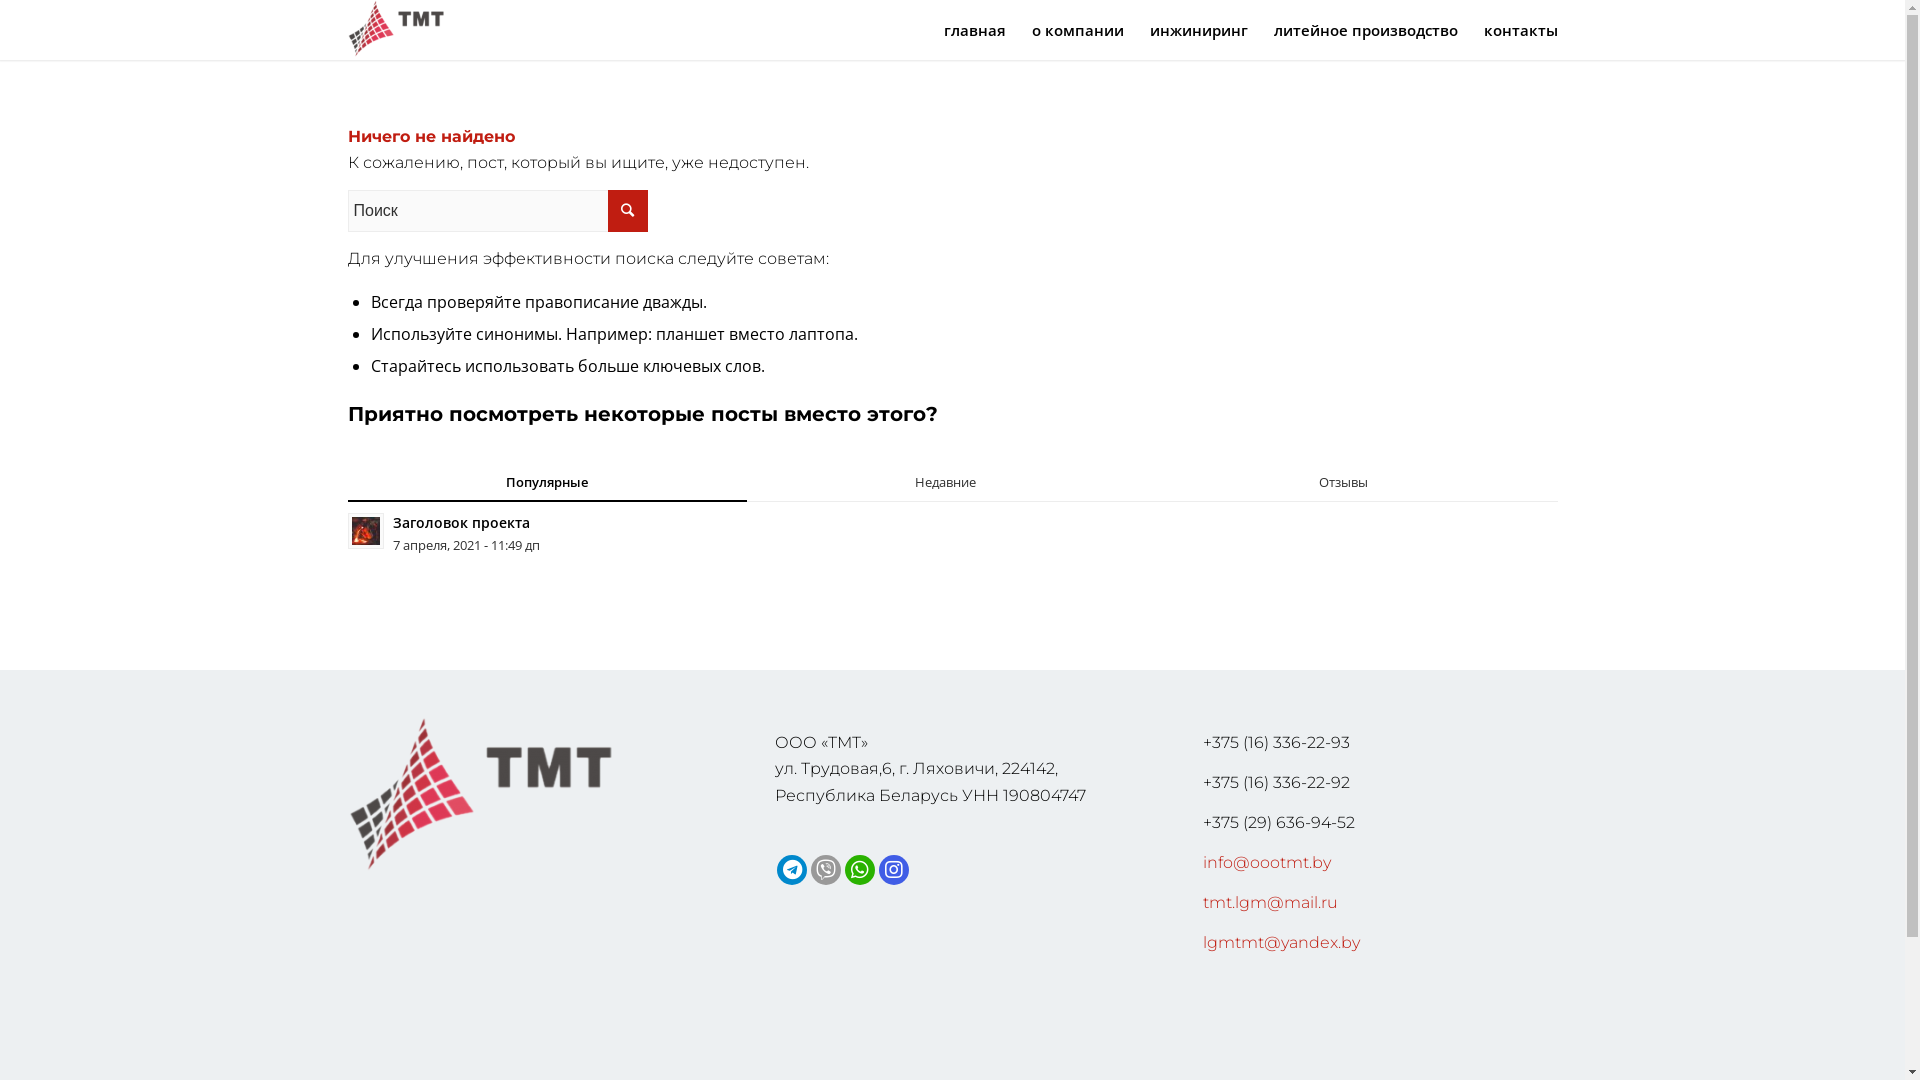  I want to click on 'whatsapp', so click(859, 869).